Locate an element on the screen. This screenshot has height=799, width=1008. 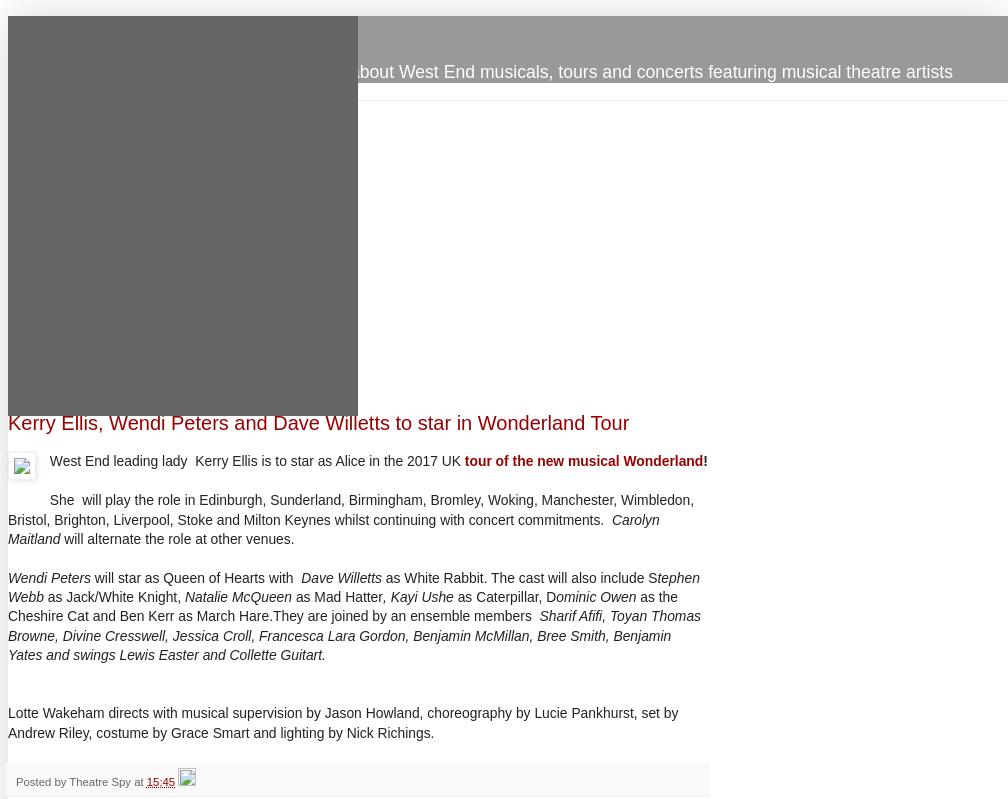
'at' is located at coordinates (133, 780).